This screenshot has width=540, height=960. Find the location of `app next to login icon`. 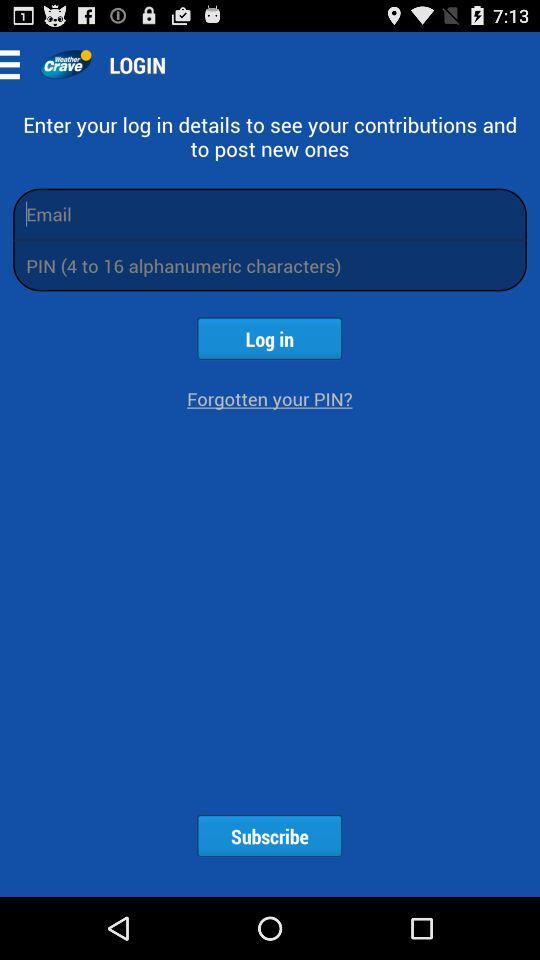

app next to login icon is located at coordinates (65, 64).